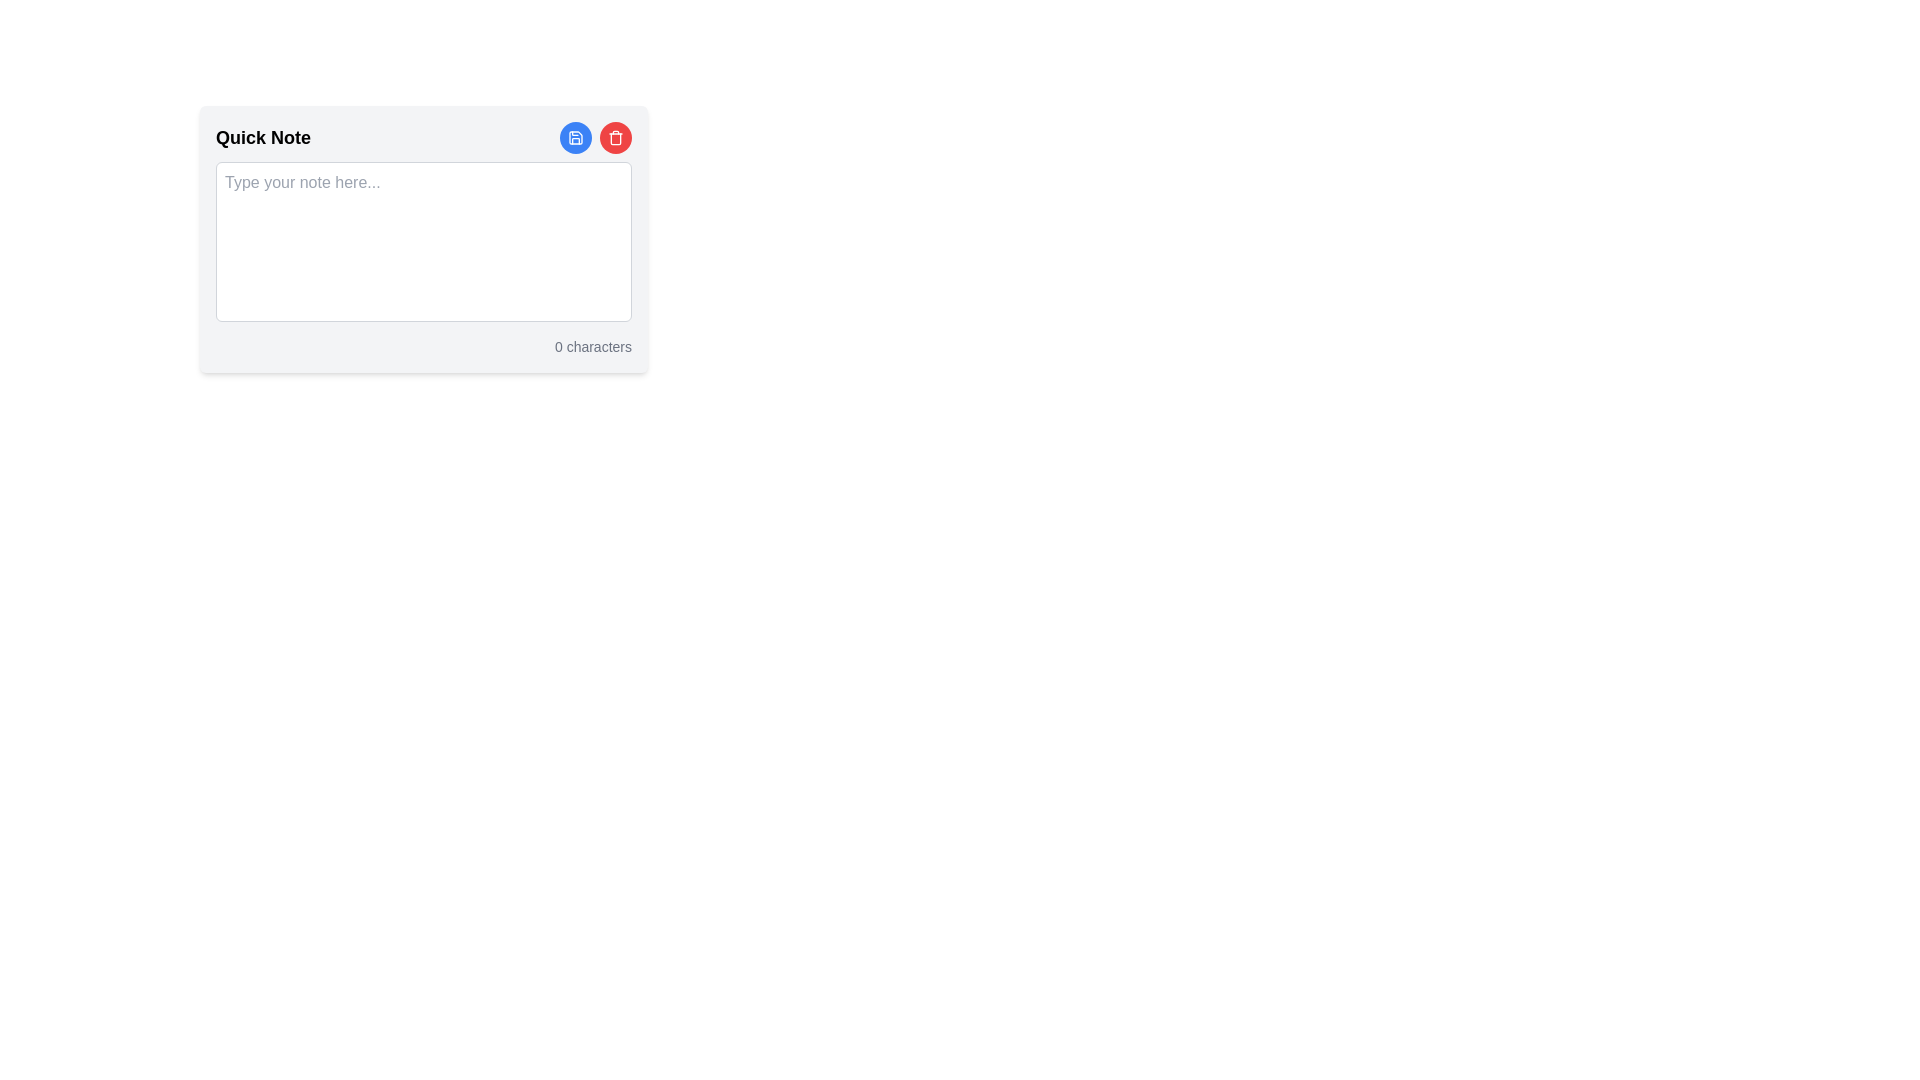 This screenshot has width=1920, height=1080. Describe the element at coordinates (422, 238) in the screenshot. I see `the text within the rectangular text input area that has a light gray background and is located below the title 'Quick Note'` at that location.